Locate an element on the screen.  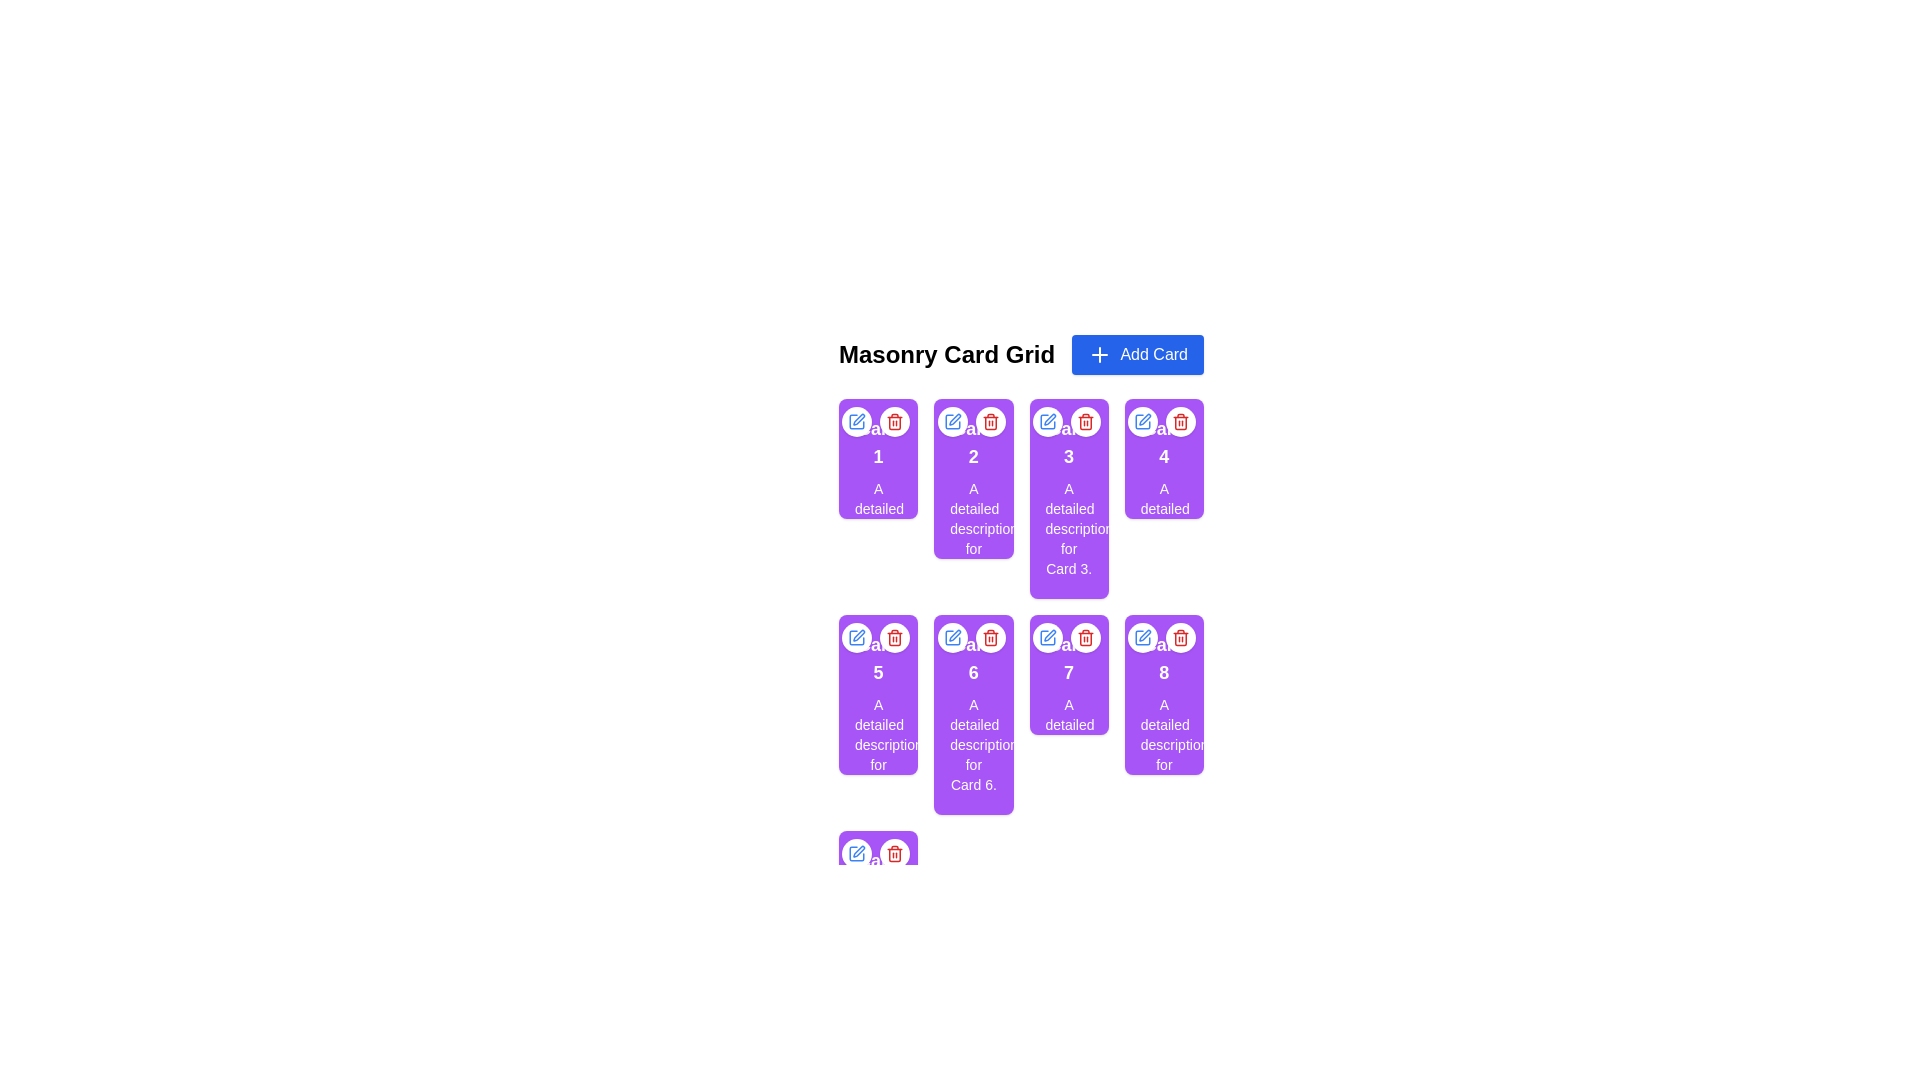
the blue pen icon within the circular button located in the top left corner of the card labeled '1' is located at coordinates (1046, 637).